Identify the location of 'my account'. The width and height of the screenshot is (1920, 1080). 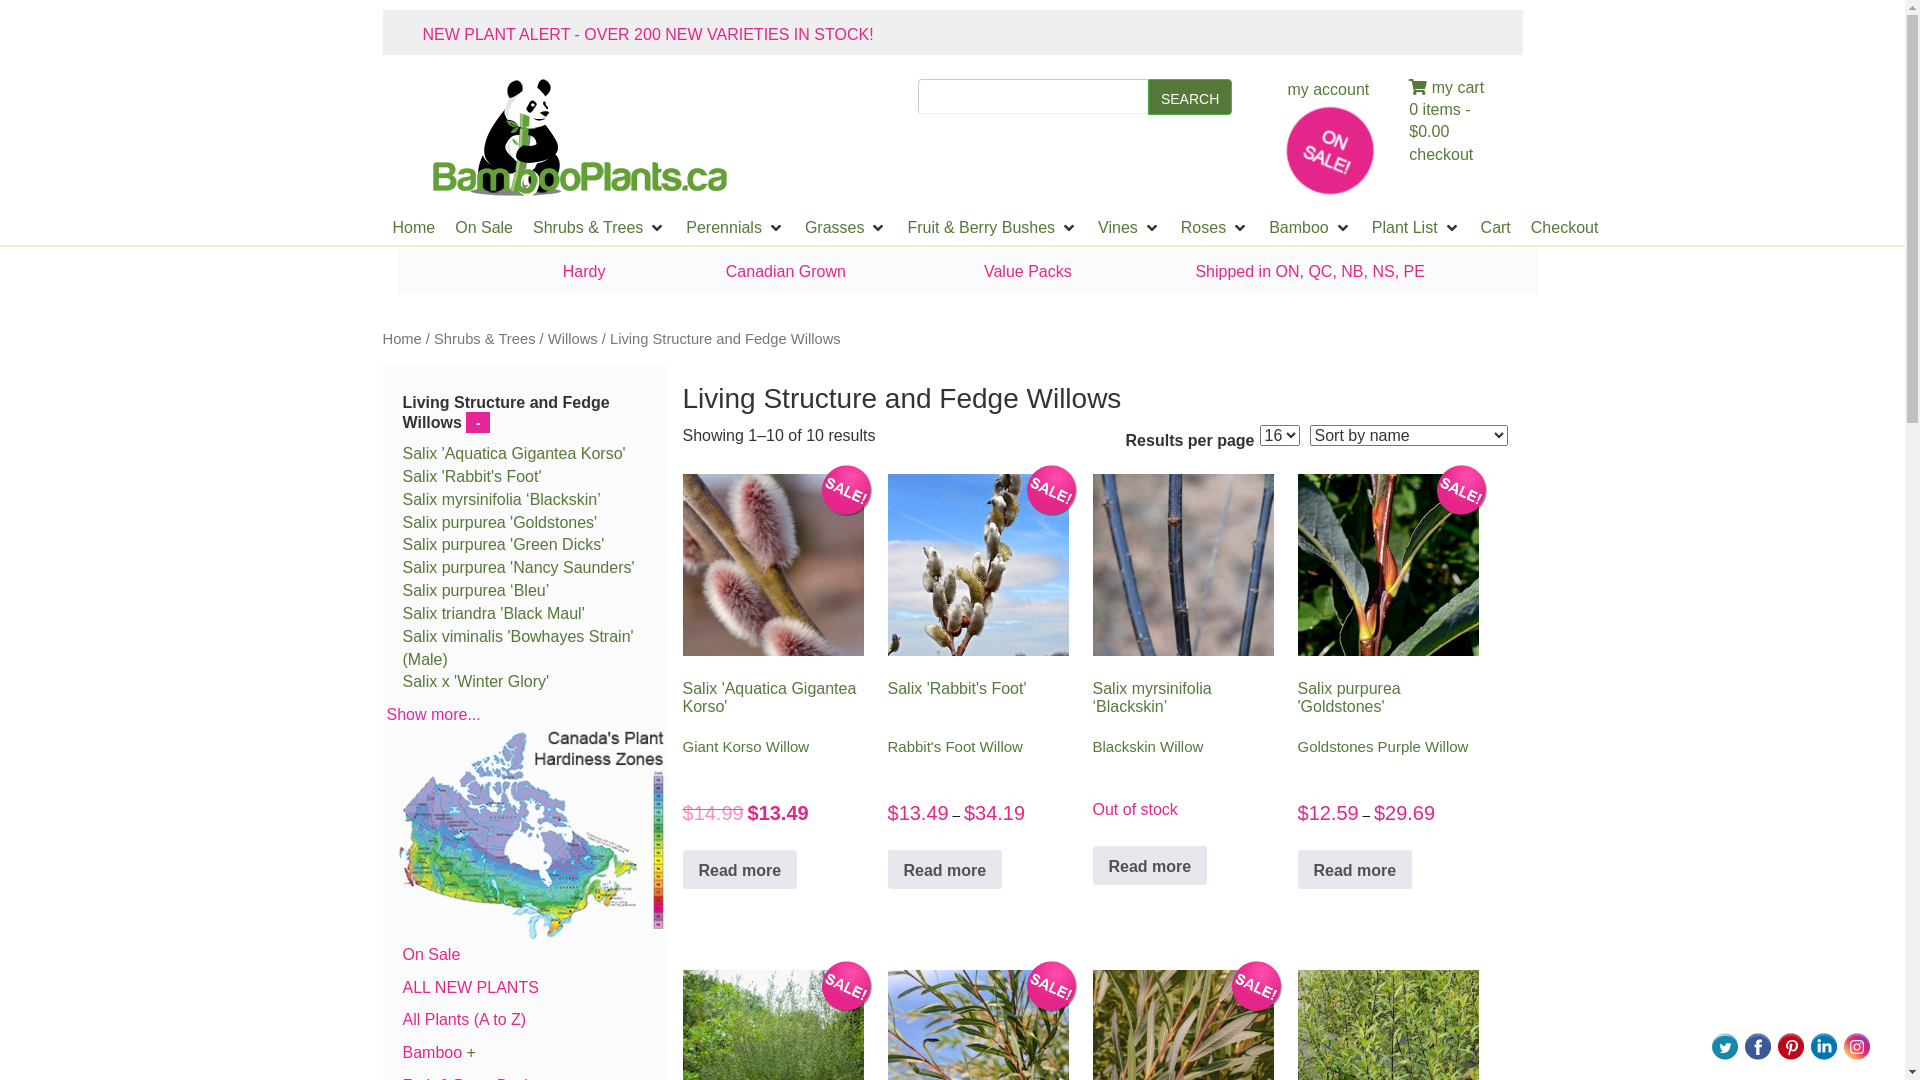
(1328, 88).